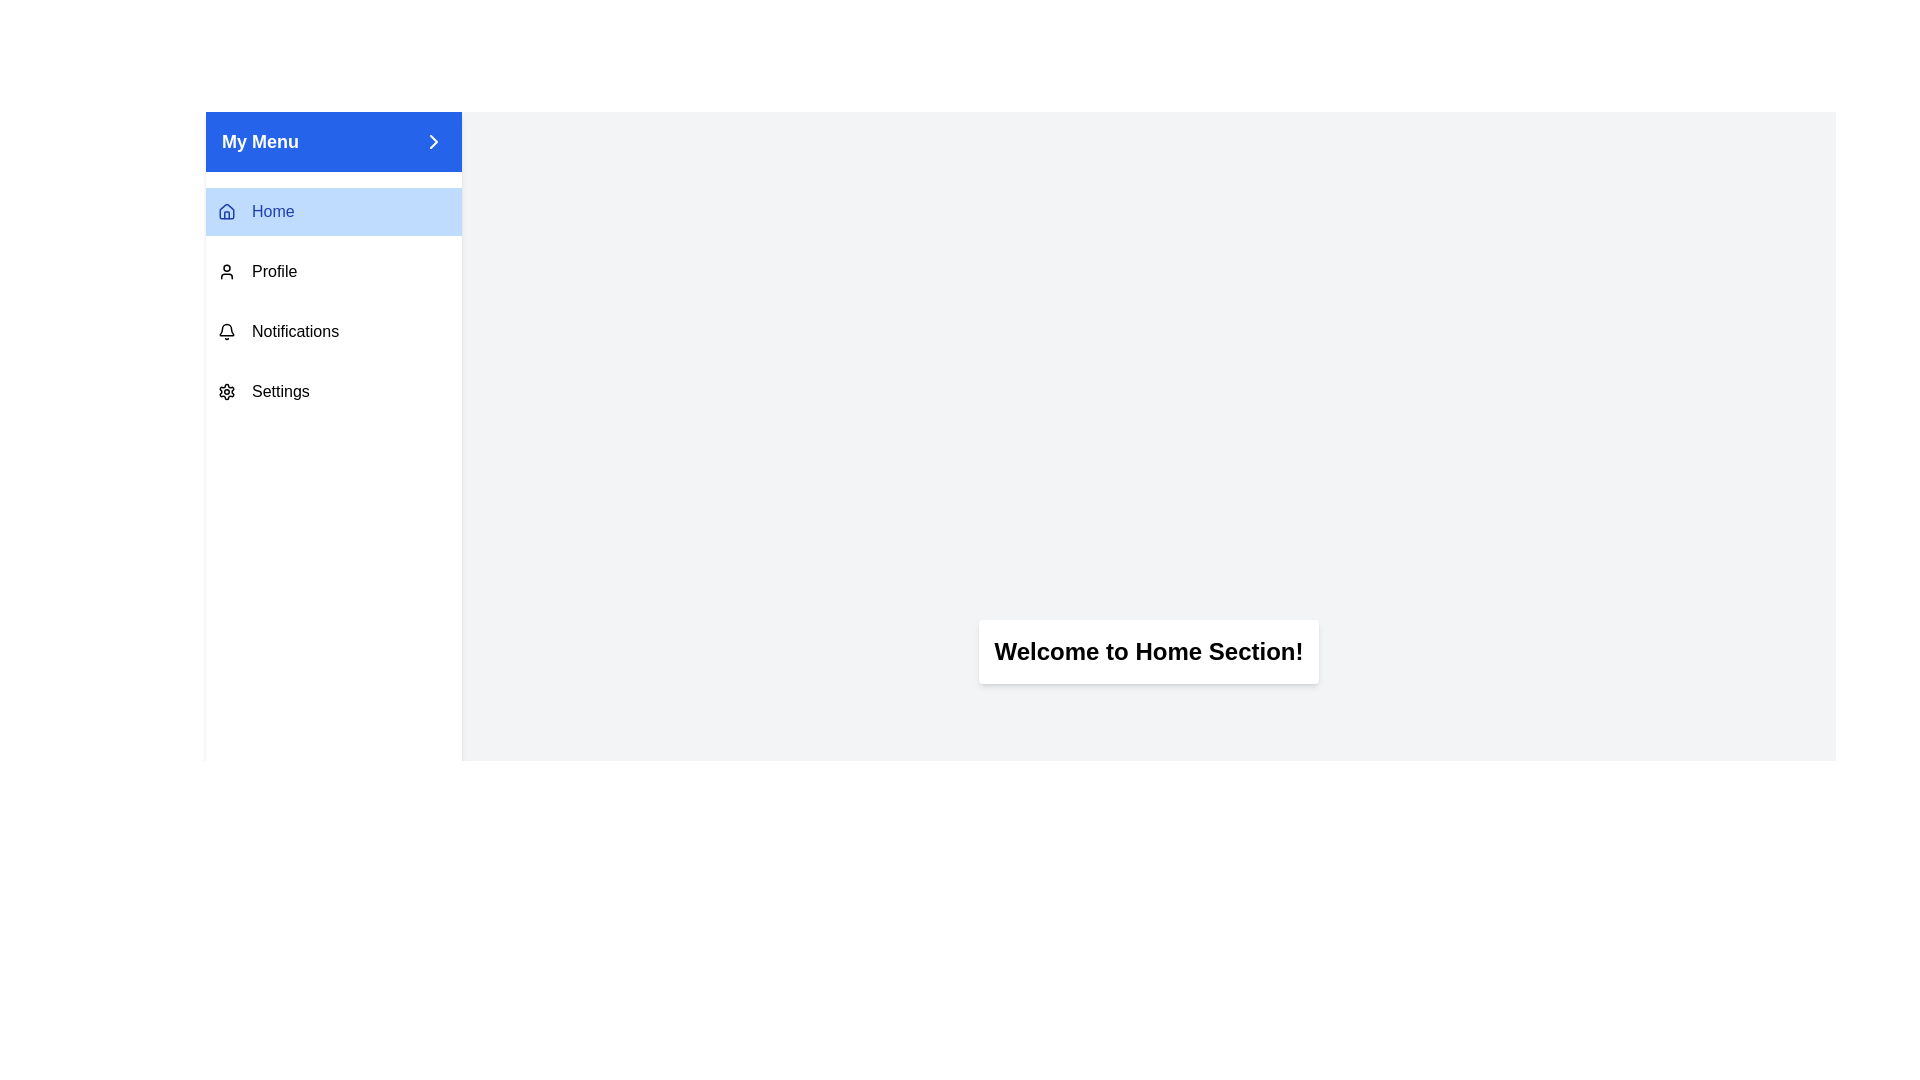 This screenshot has width=1920, height=1080. Describe the element at coordinates (226, 272) in the screenshot. I see `the user silhouette icon located to the left of the 'Profile' text label in the vertical menu` at that location.